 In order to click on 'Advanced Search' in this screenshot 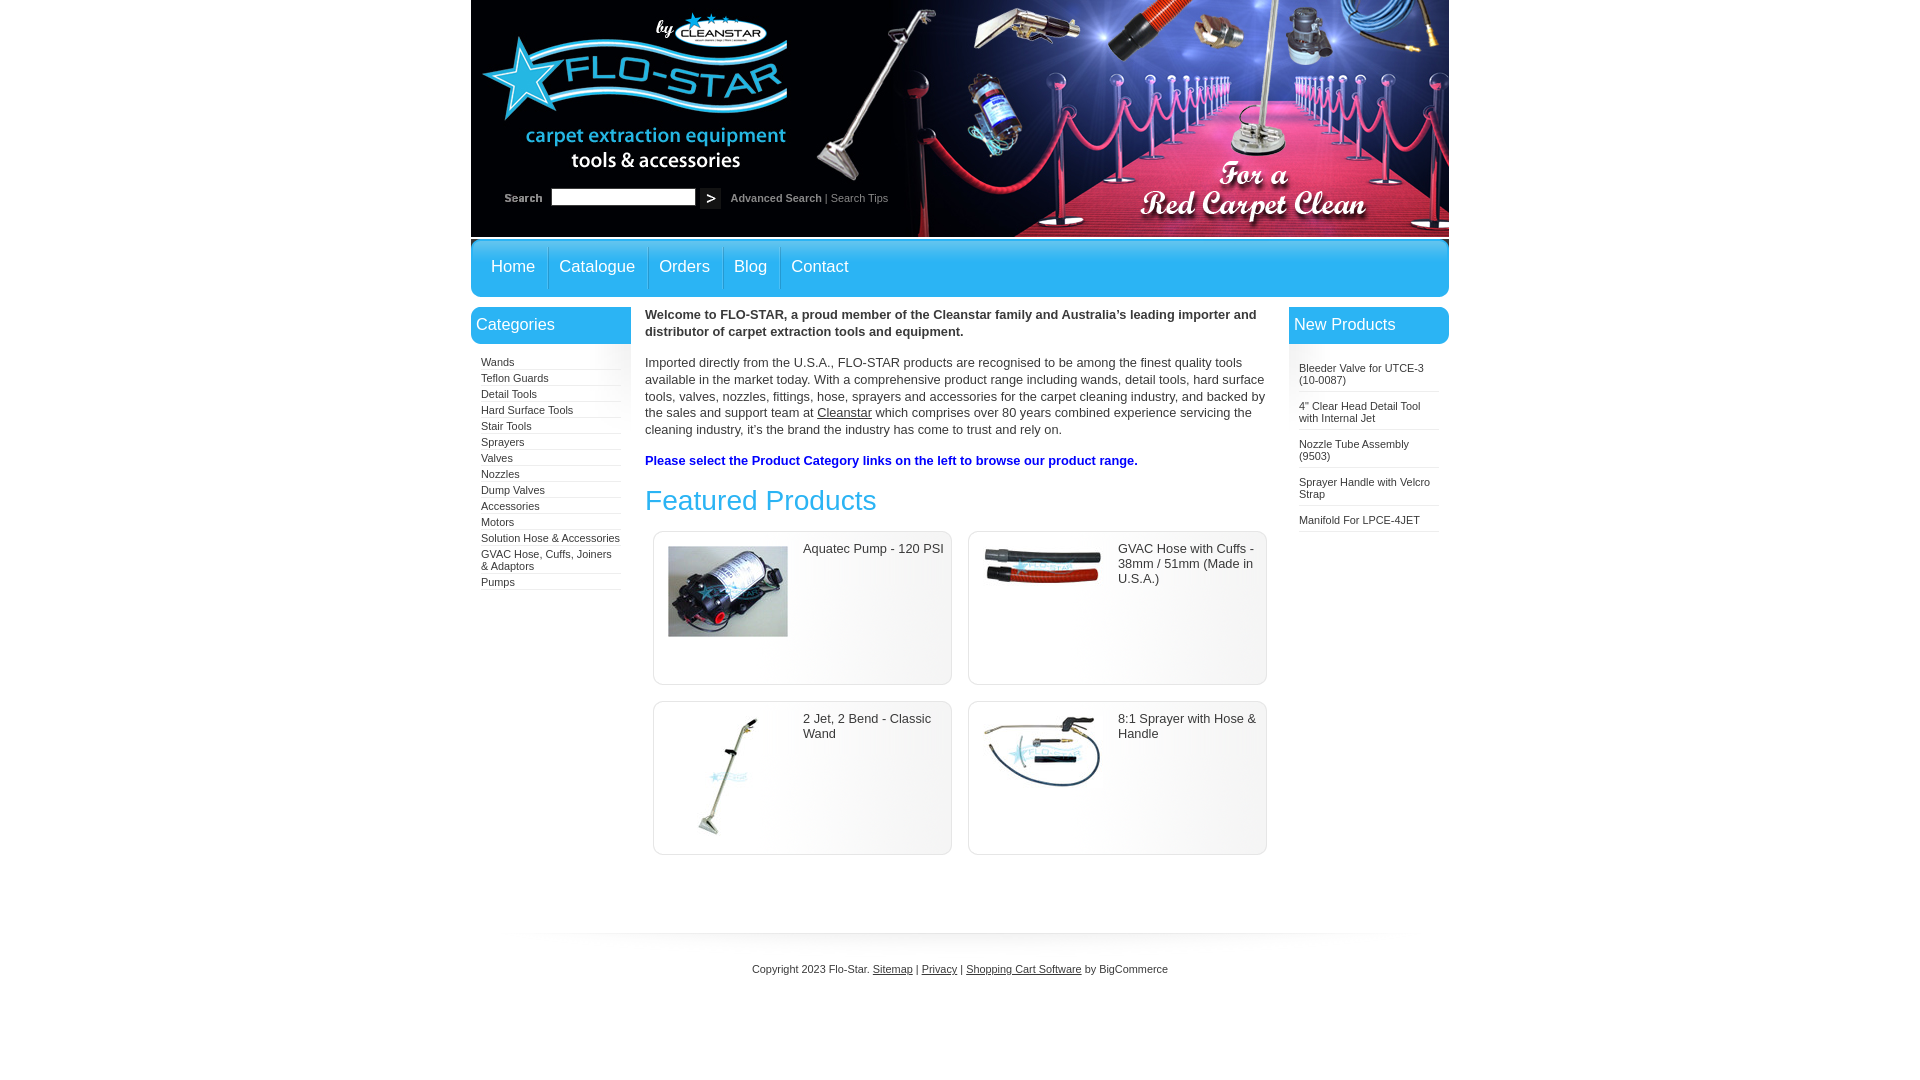, I will do `click(775, 197)`.